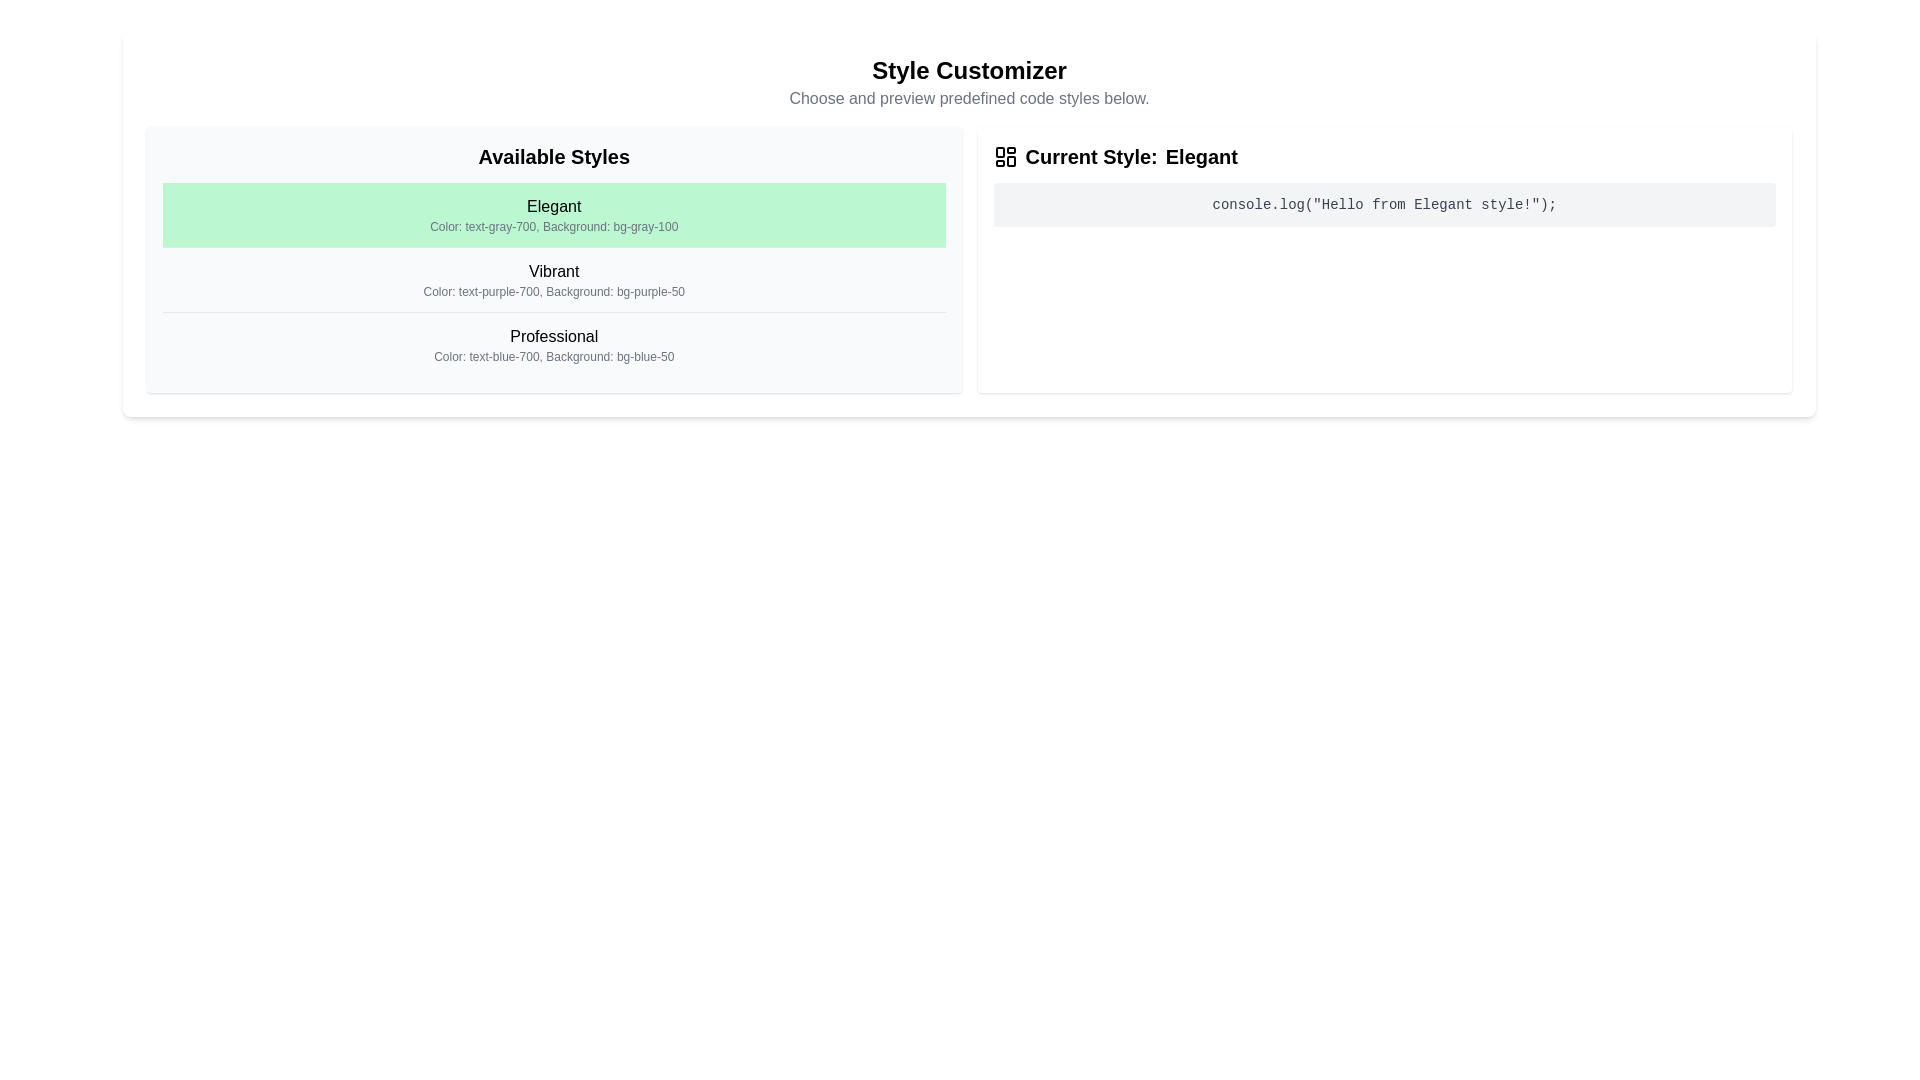 The image size is (1920, 1080). I want to click on the selectable option labeled 'Elegant' with a light green background, so click(554, 215).